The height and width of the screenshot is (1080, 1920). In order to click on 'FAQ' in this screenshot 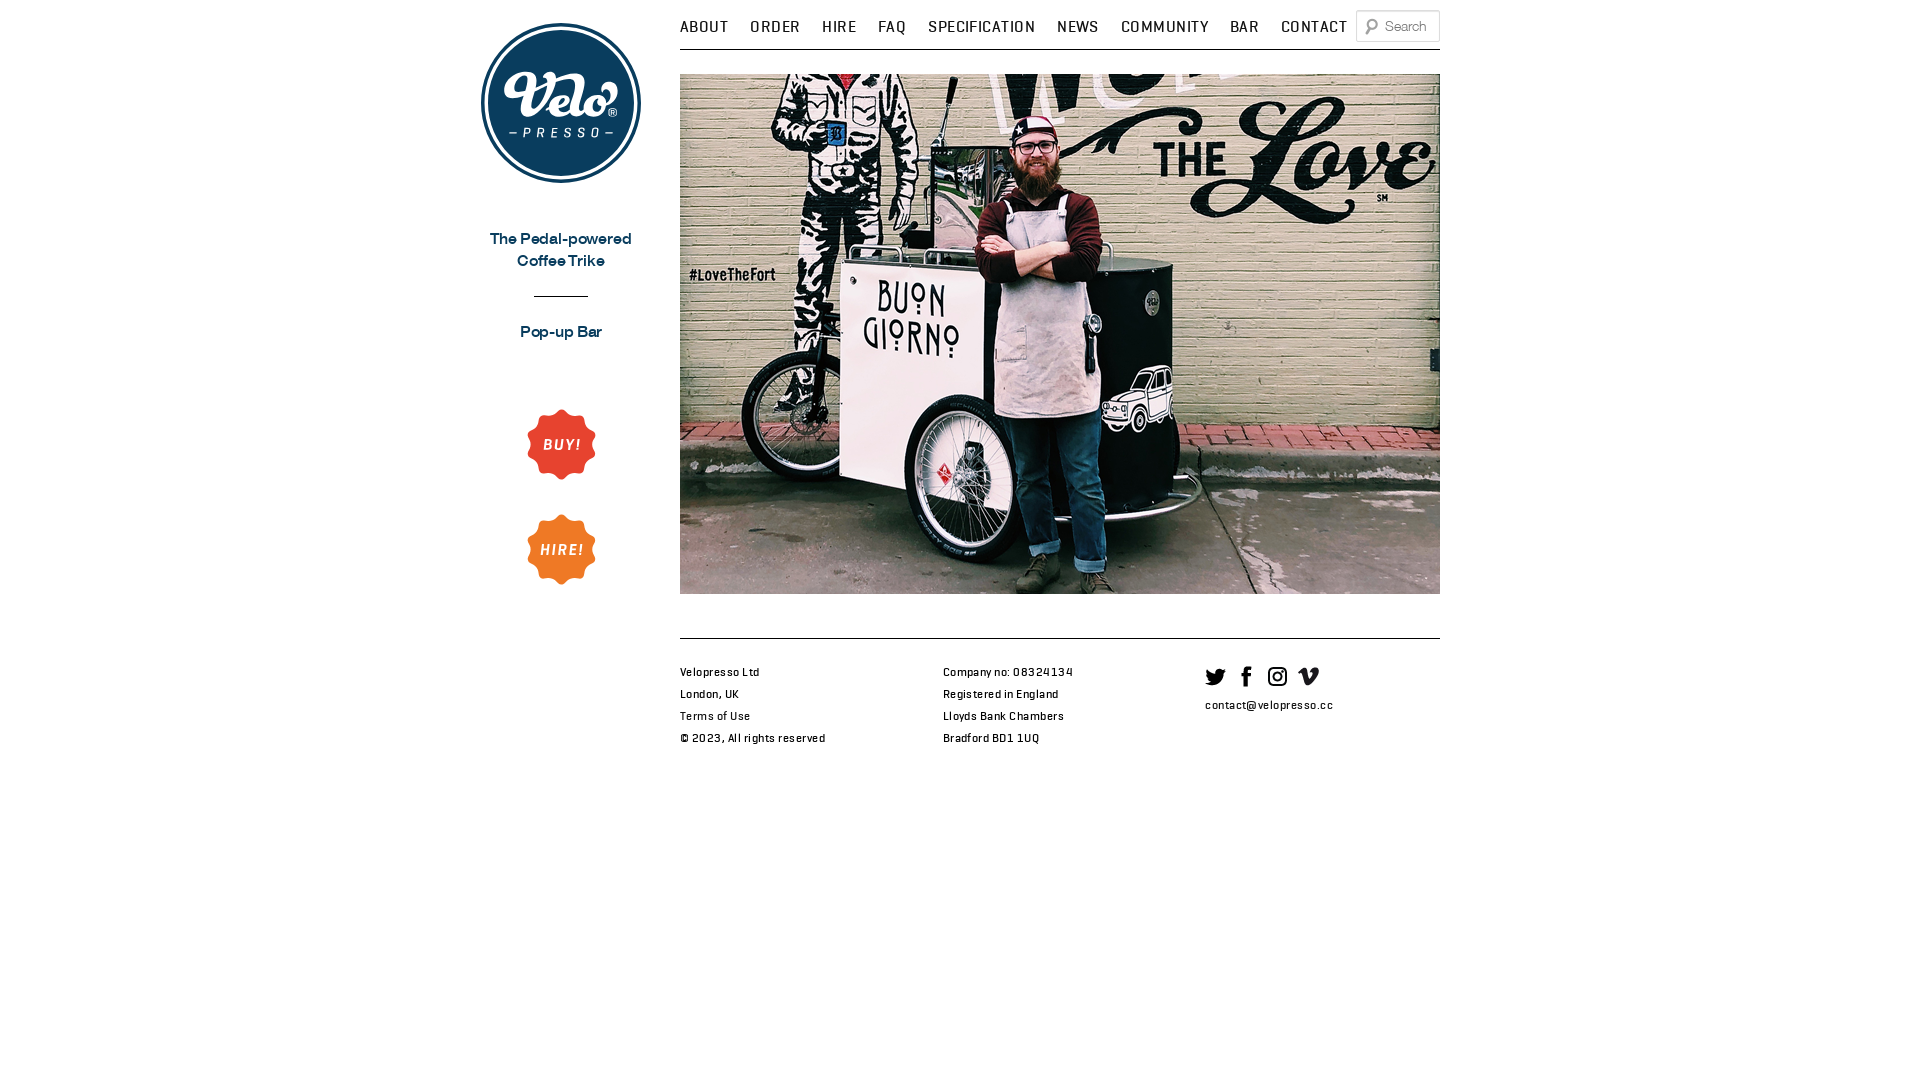, I will do `click(878, 27)`.